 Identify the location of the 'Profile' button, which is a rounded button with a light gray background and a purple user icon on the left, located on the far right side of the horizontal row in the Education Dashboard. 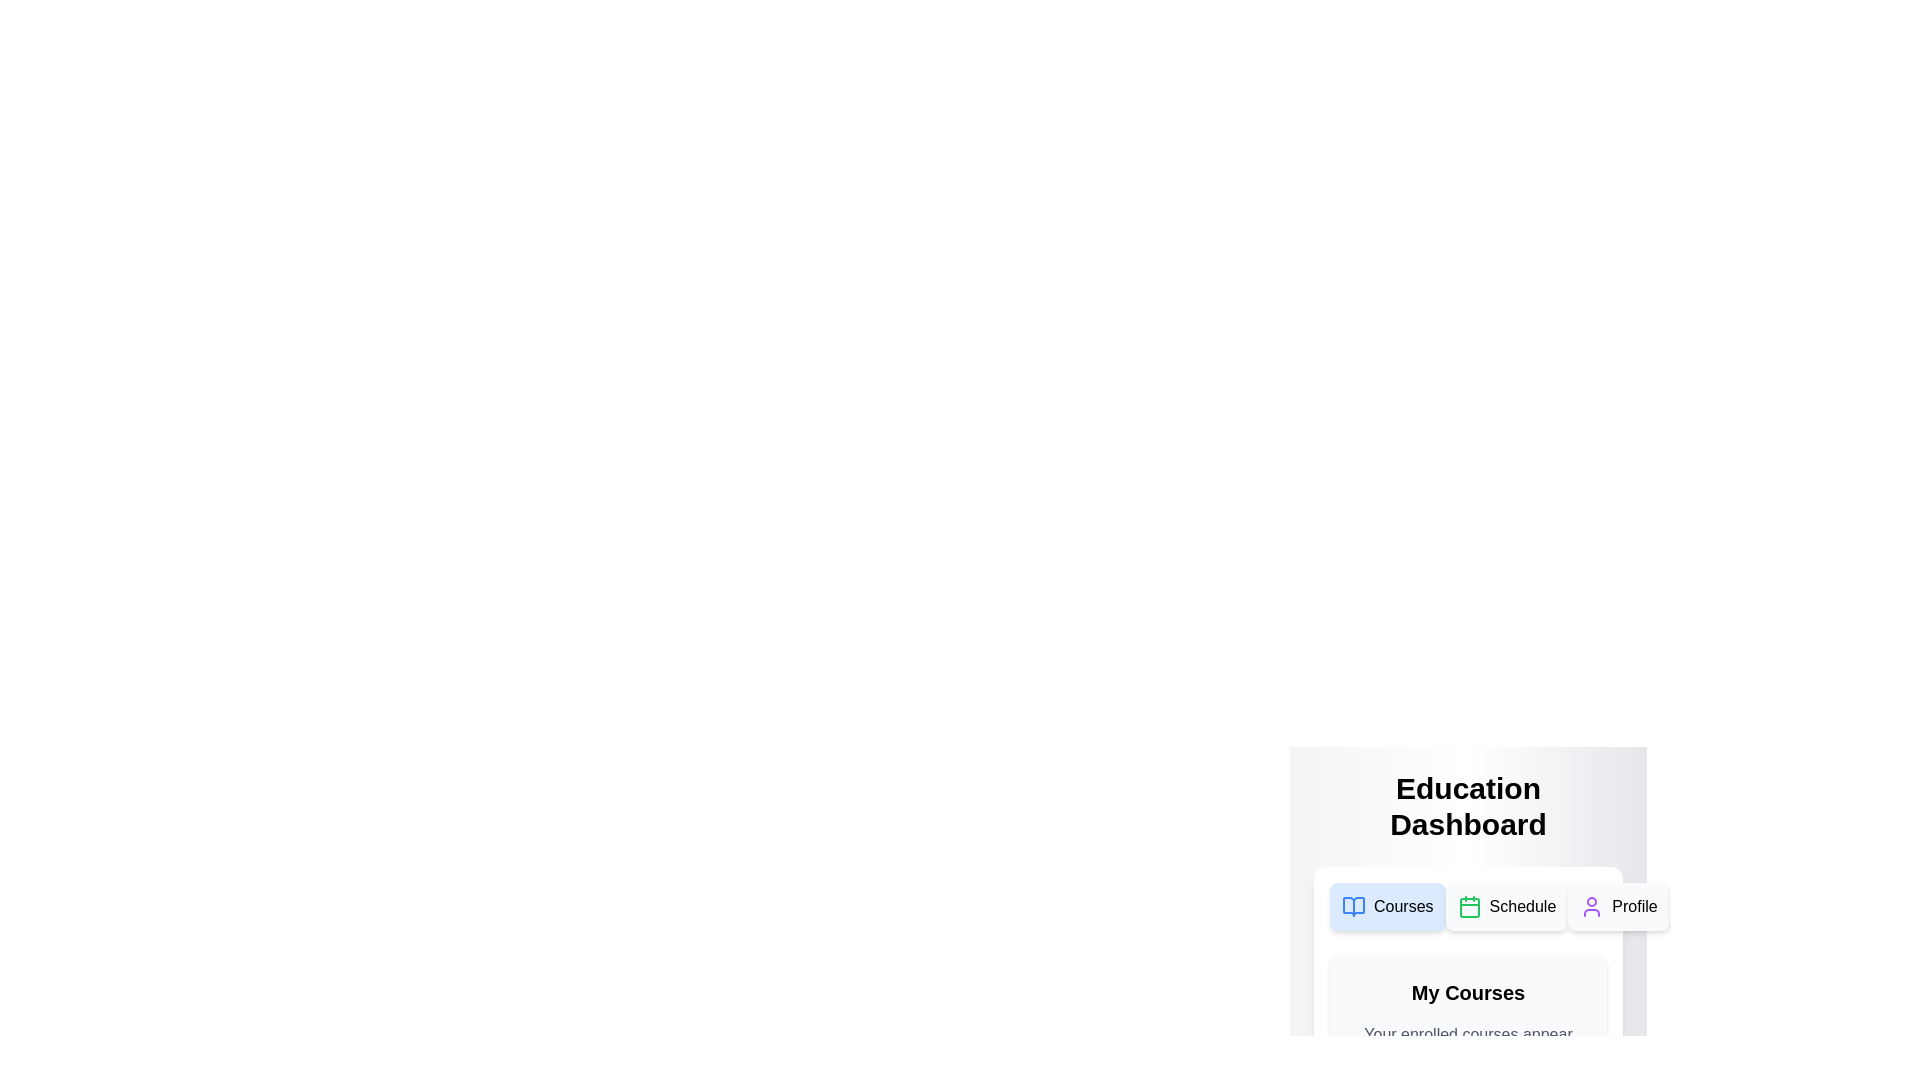
(1618, 906).